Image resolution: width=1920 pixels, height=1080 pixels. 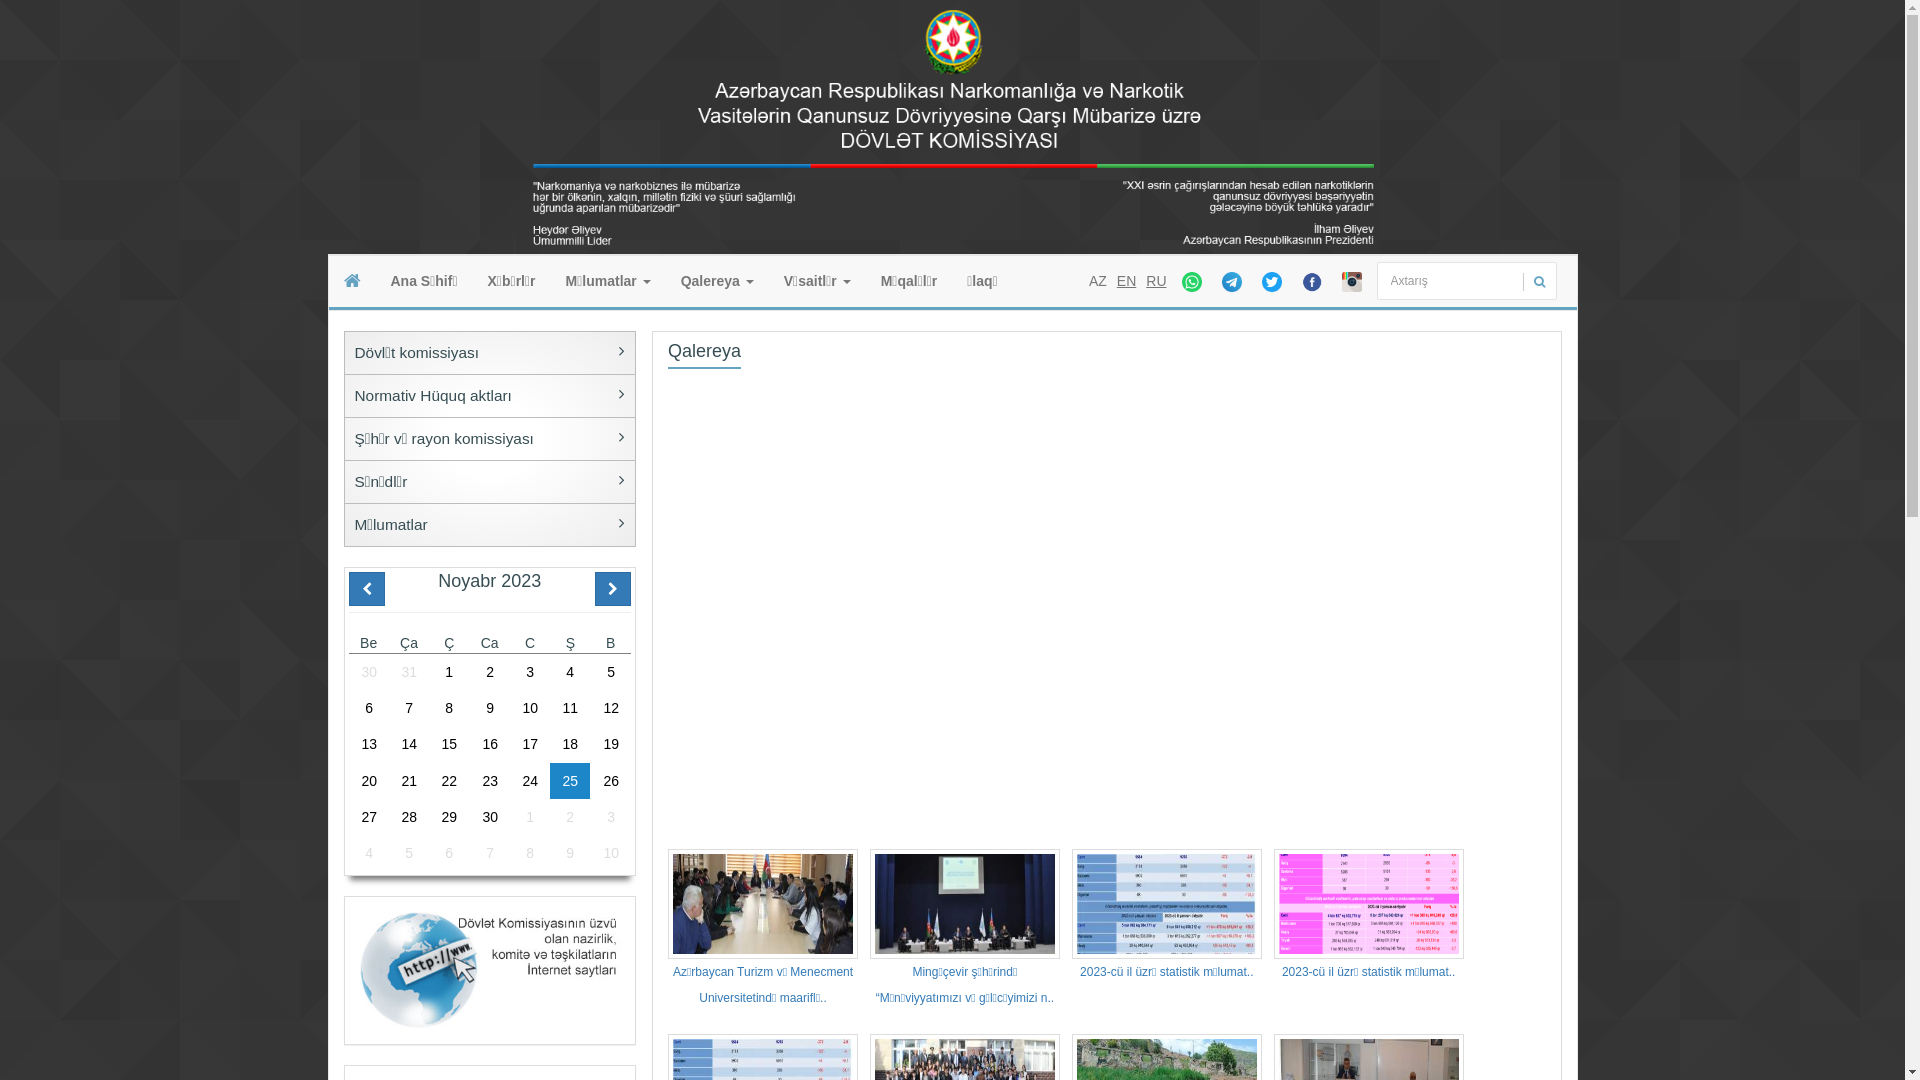 What do you see at coordinates (1097, 281) in the screenshot?
I see `'AZ'` at bounding box center [1097, 281].